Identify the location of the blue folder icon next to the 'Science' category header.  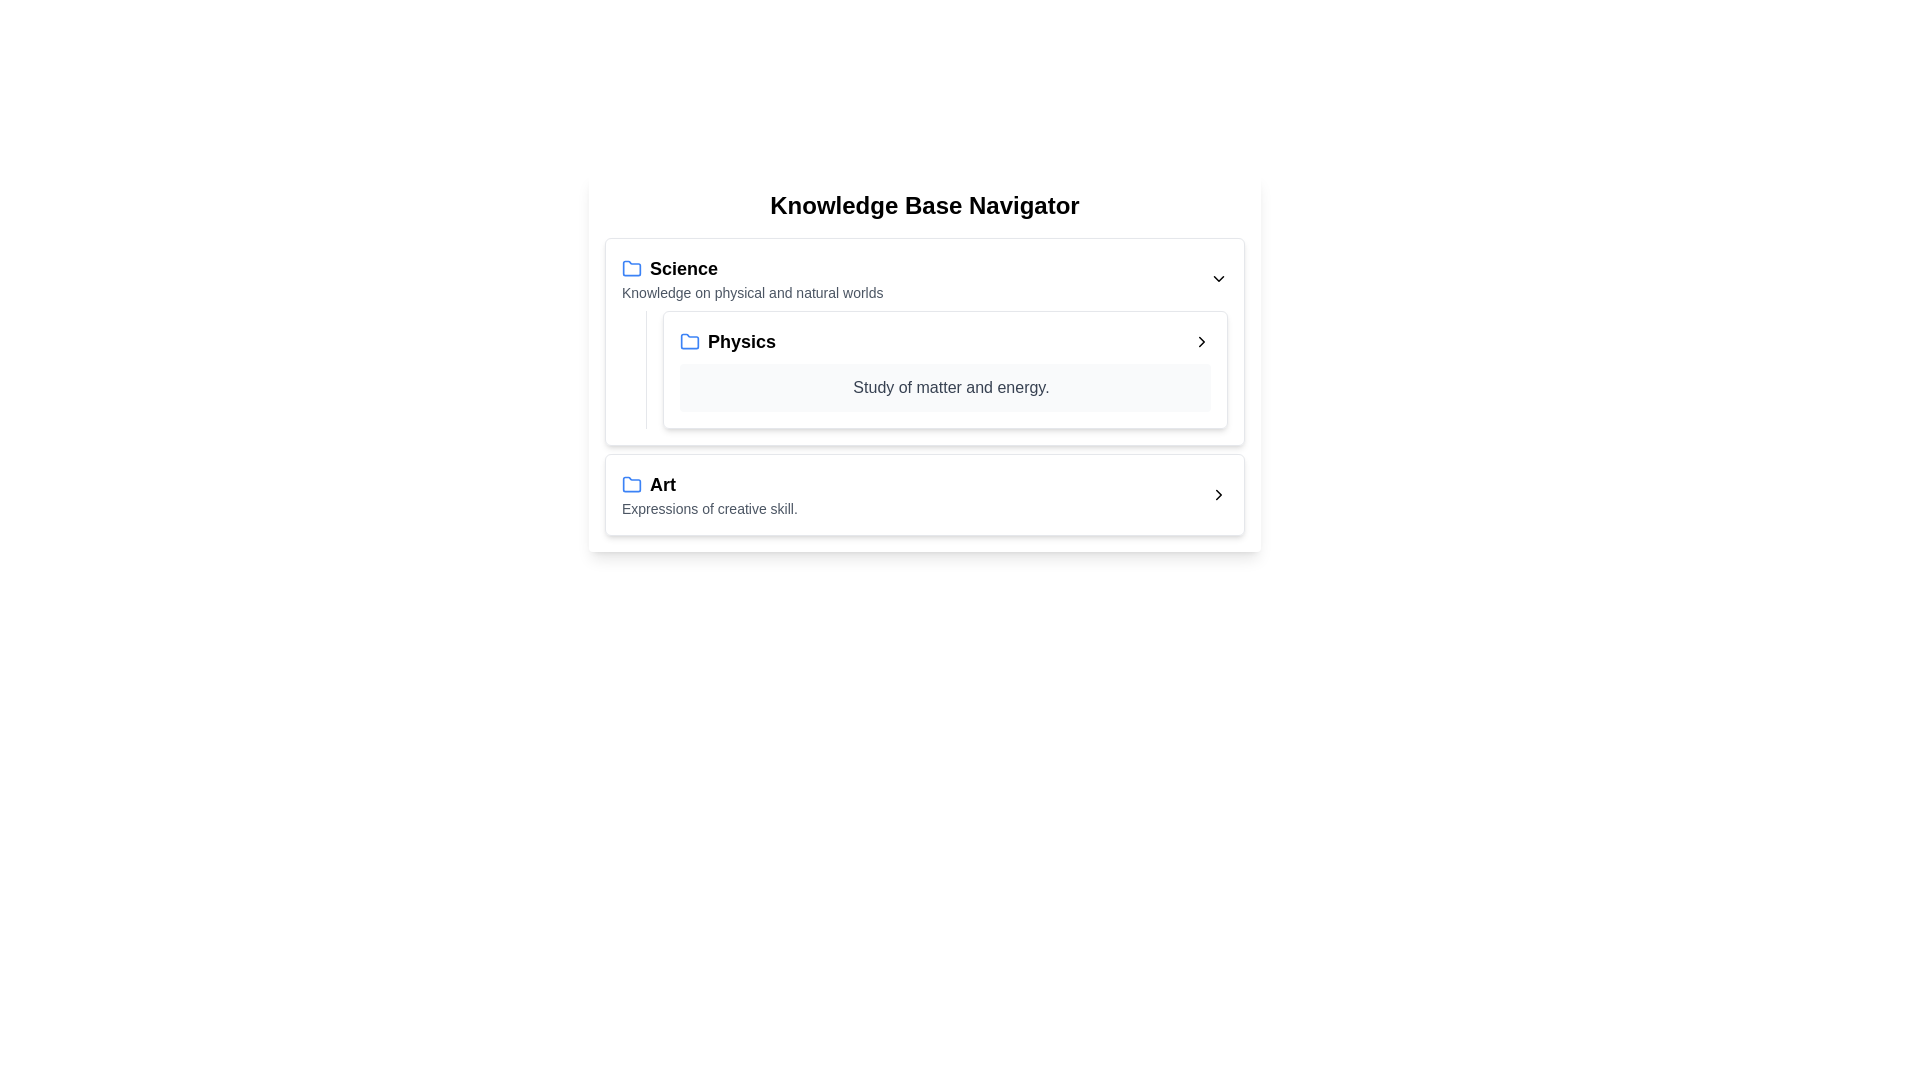
(751, 278).